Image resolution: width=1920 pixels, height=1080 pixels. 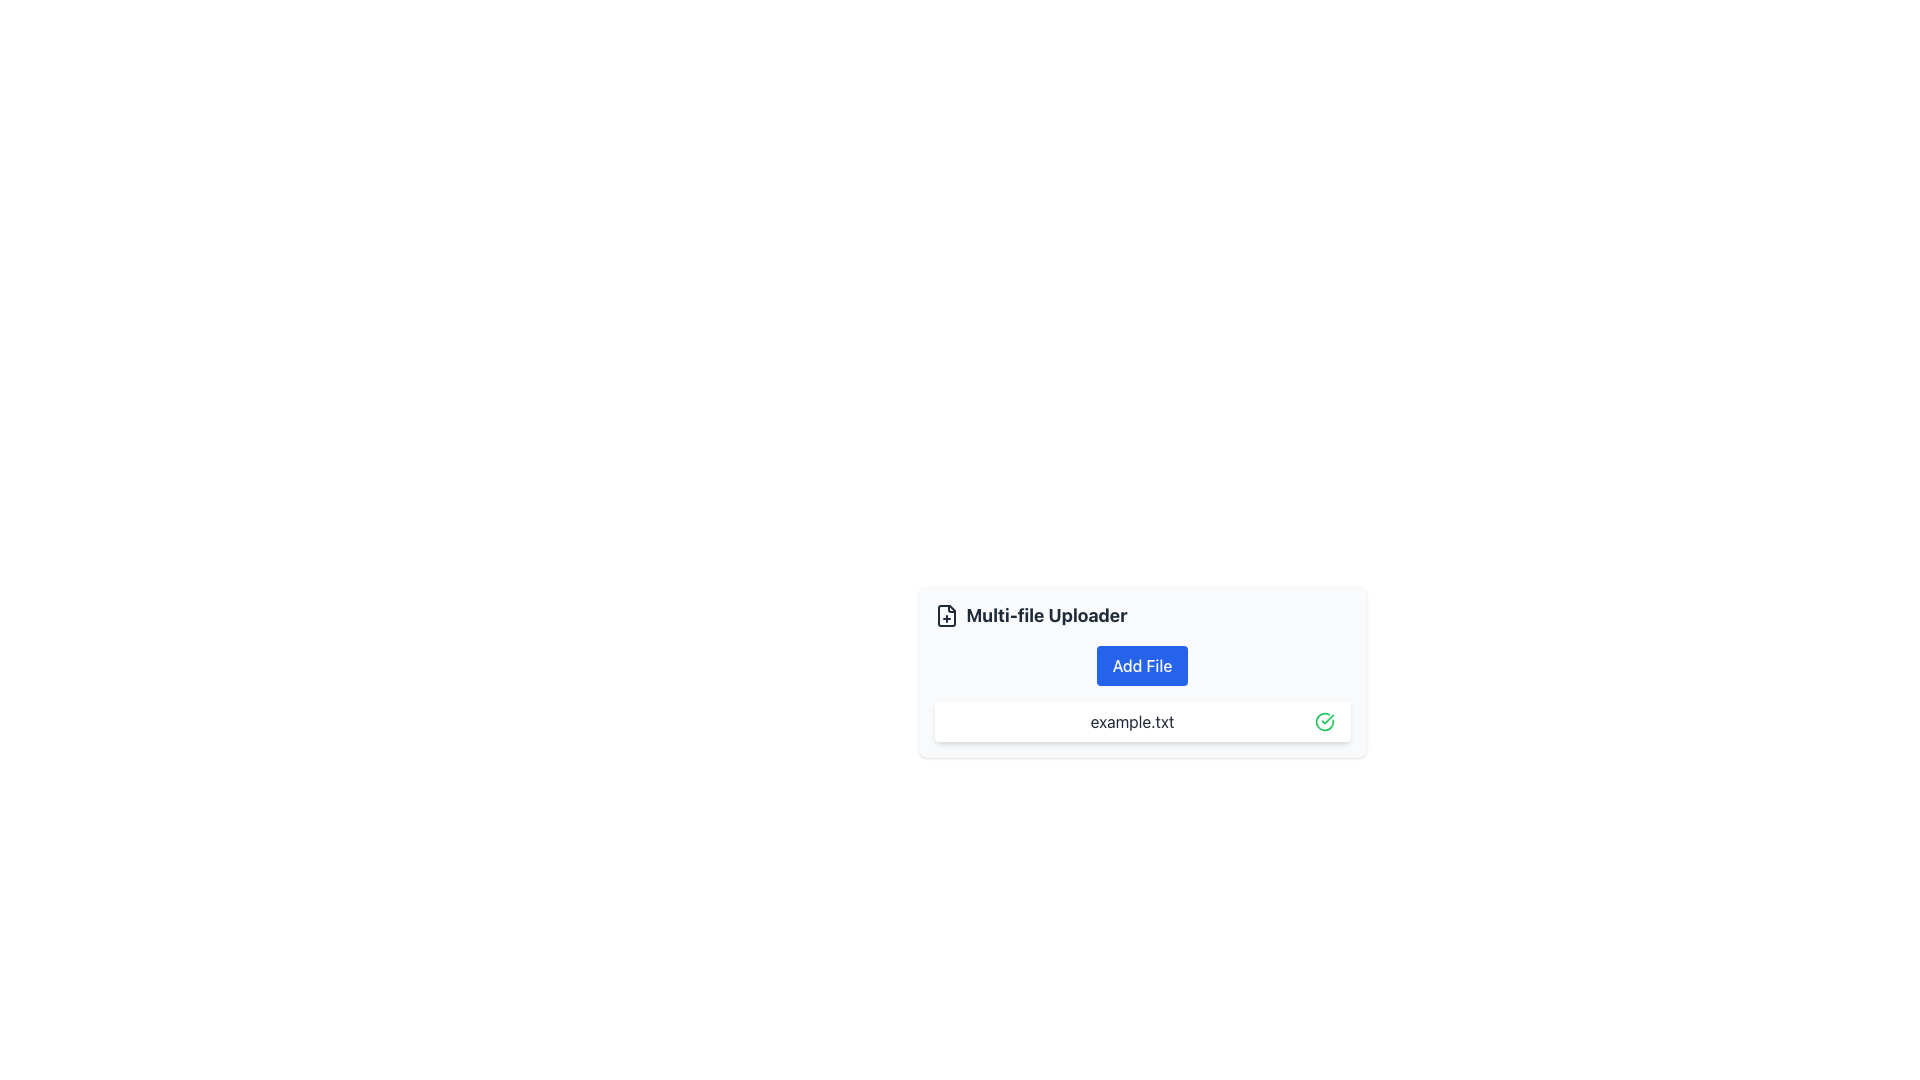 What do you see at coordinates (1142, 671) in the screenshot?
I see `the blue 'Add File' button with rounded corners, located under the 'Multi-file Uploader' header and above the 'example.txt' file entry, to upload files` at bounding box center [1142, 671].